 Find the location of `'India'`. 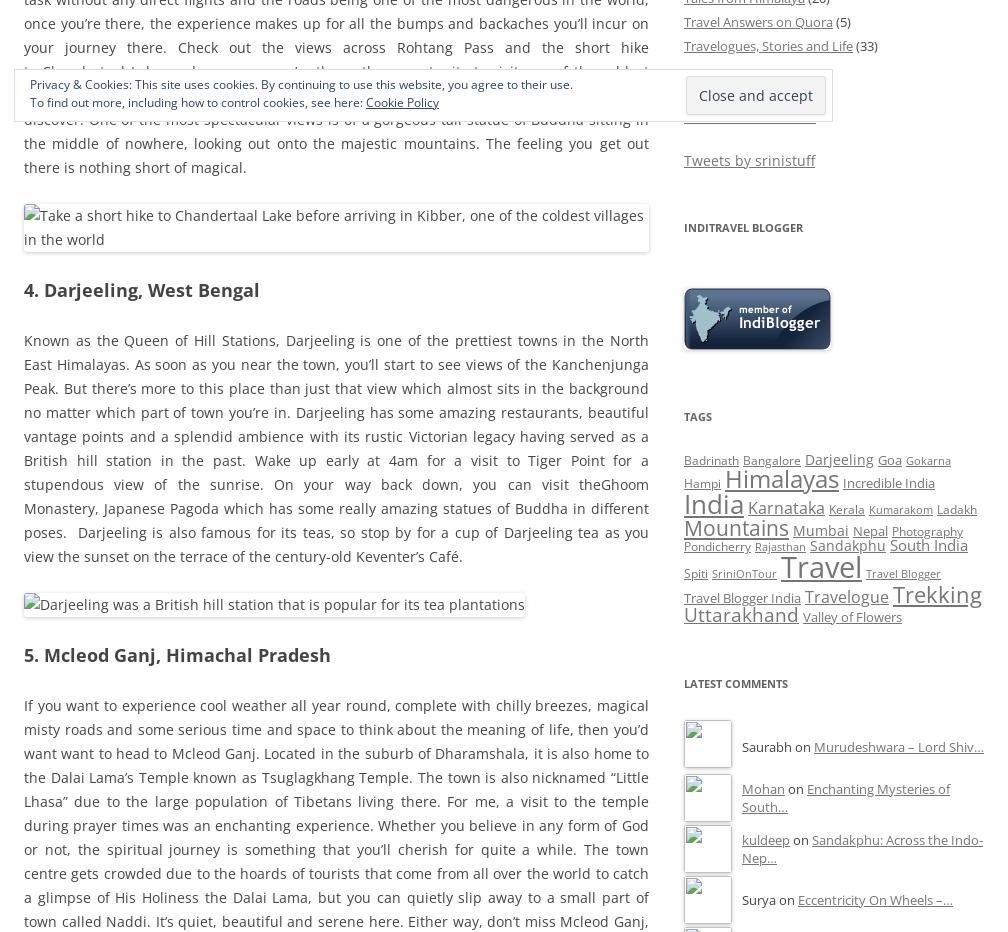

'India' is located at coordinates (713, 502).